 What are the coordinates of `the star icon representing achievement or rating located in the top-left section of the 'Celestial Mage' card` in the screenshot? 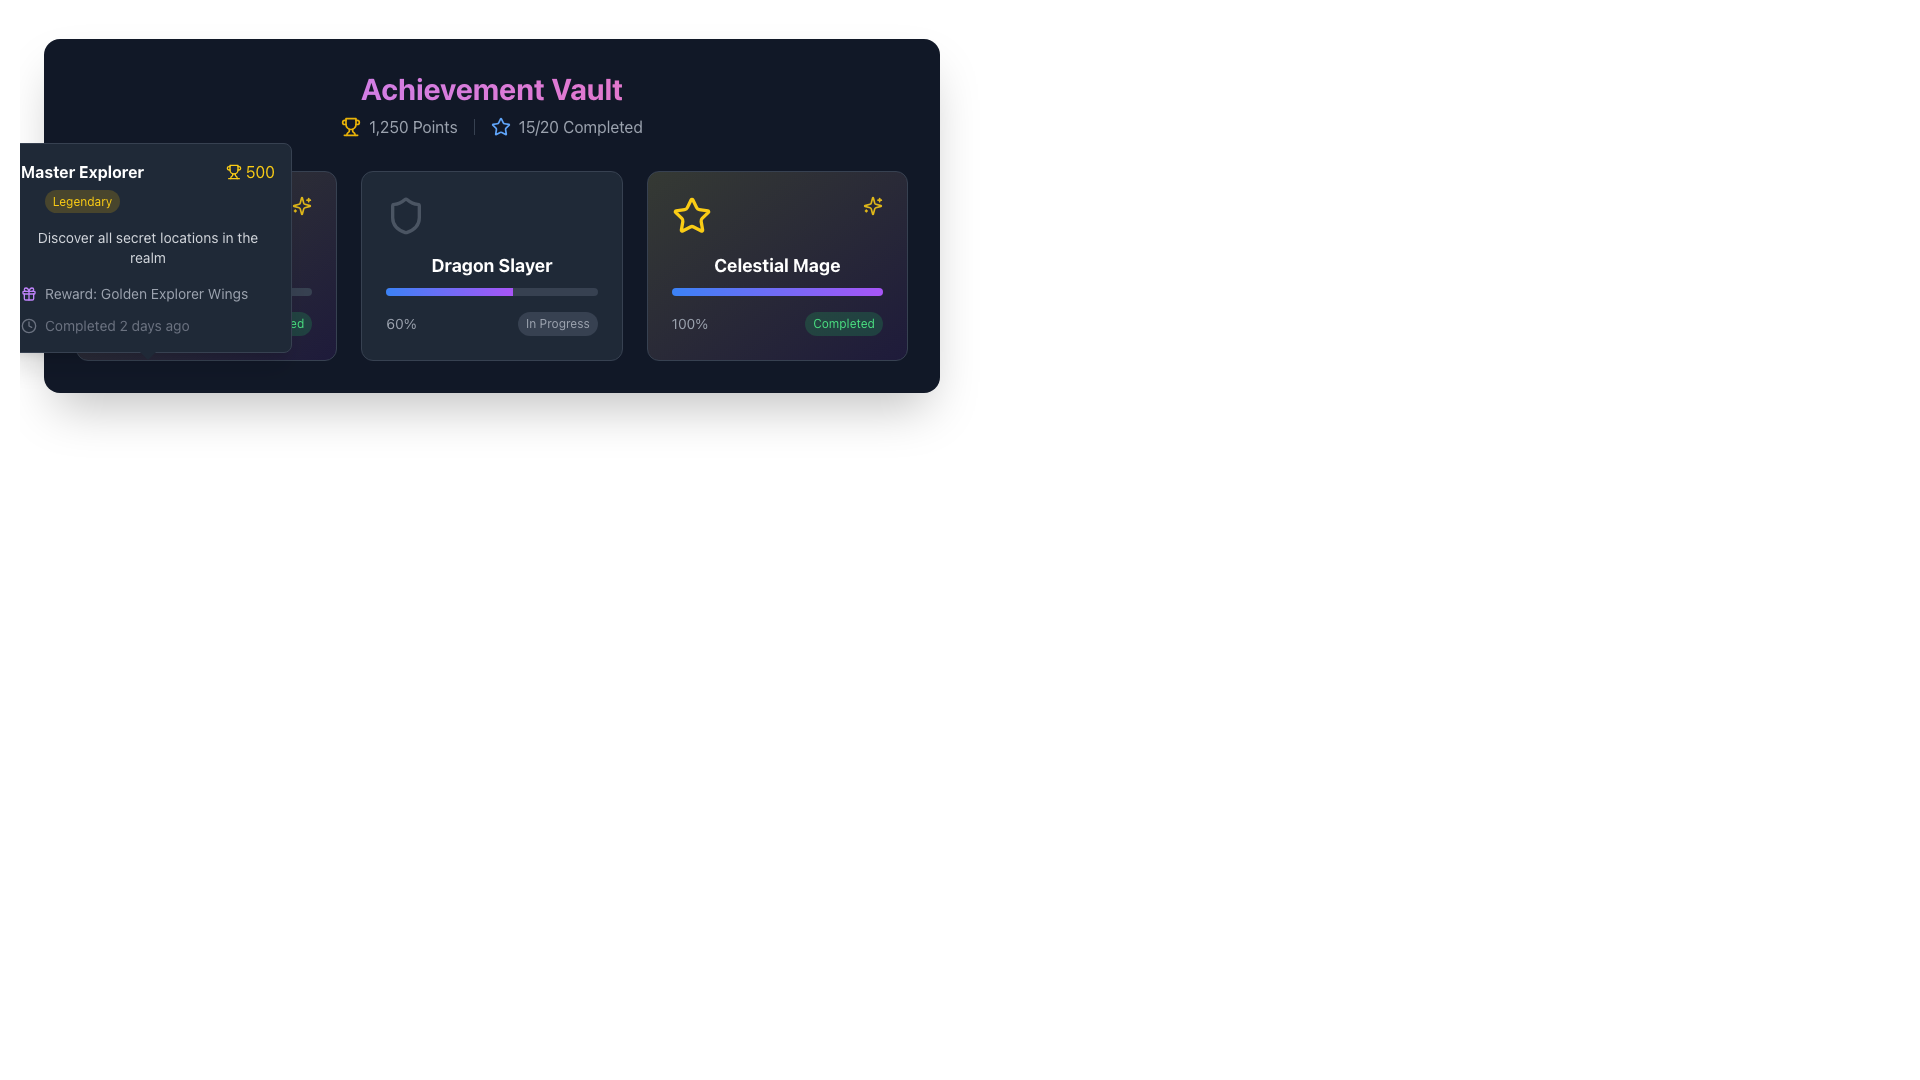 It's located at (691, 215).